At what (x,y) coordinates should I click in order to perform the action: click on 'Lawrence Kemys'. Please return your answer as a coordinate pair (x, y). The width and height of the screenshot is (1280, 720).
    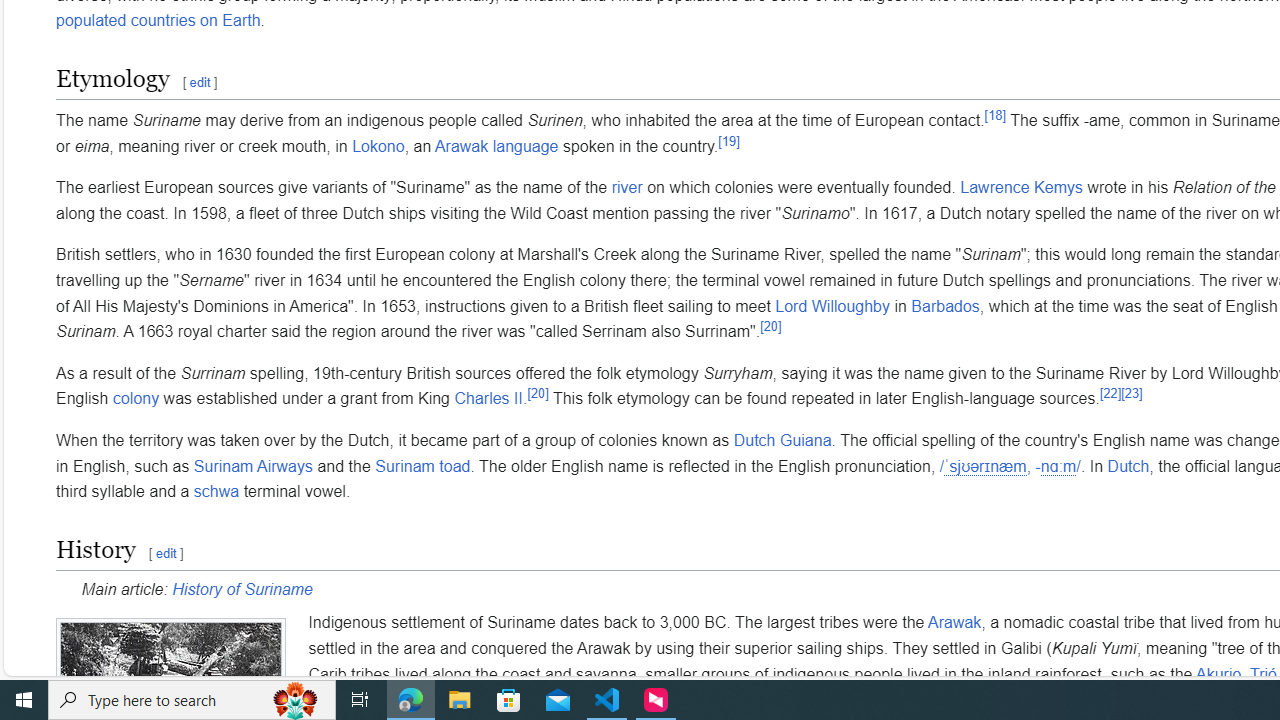
    Looking at the image, I should click on (1022, 188).